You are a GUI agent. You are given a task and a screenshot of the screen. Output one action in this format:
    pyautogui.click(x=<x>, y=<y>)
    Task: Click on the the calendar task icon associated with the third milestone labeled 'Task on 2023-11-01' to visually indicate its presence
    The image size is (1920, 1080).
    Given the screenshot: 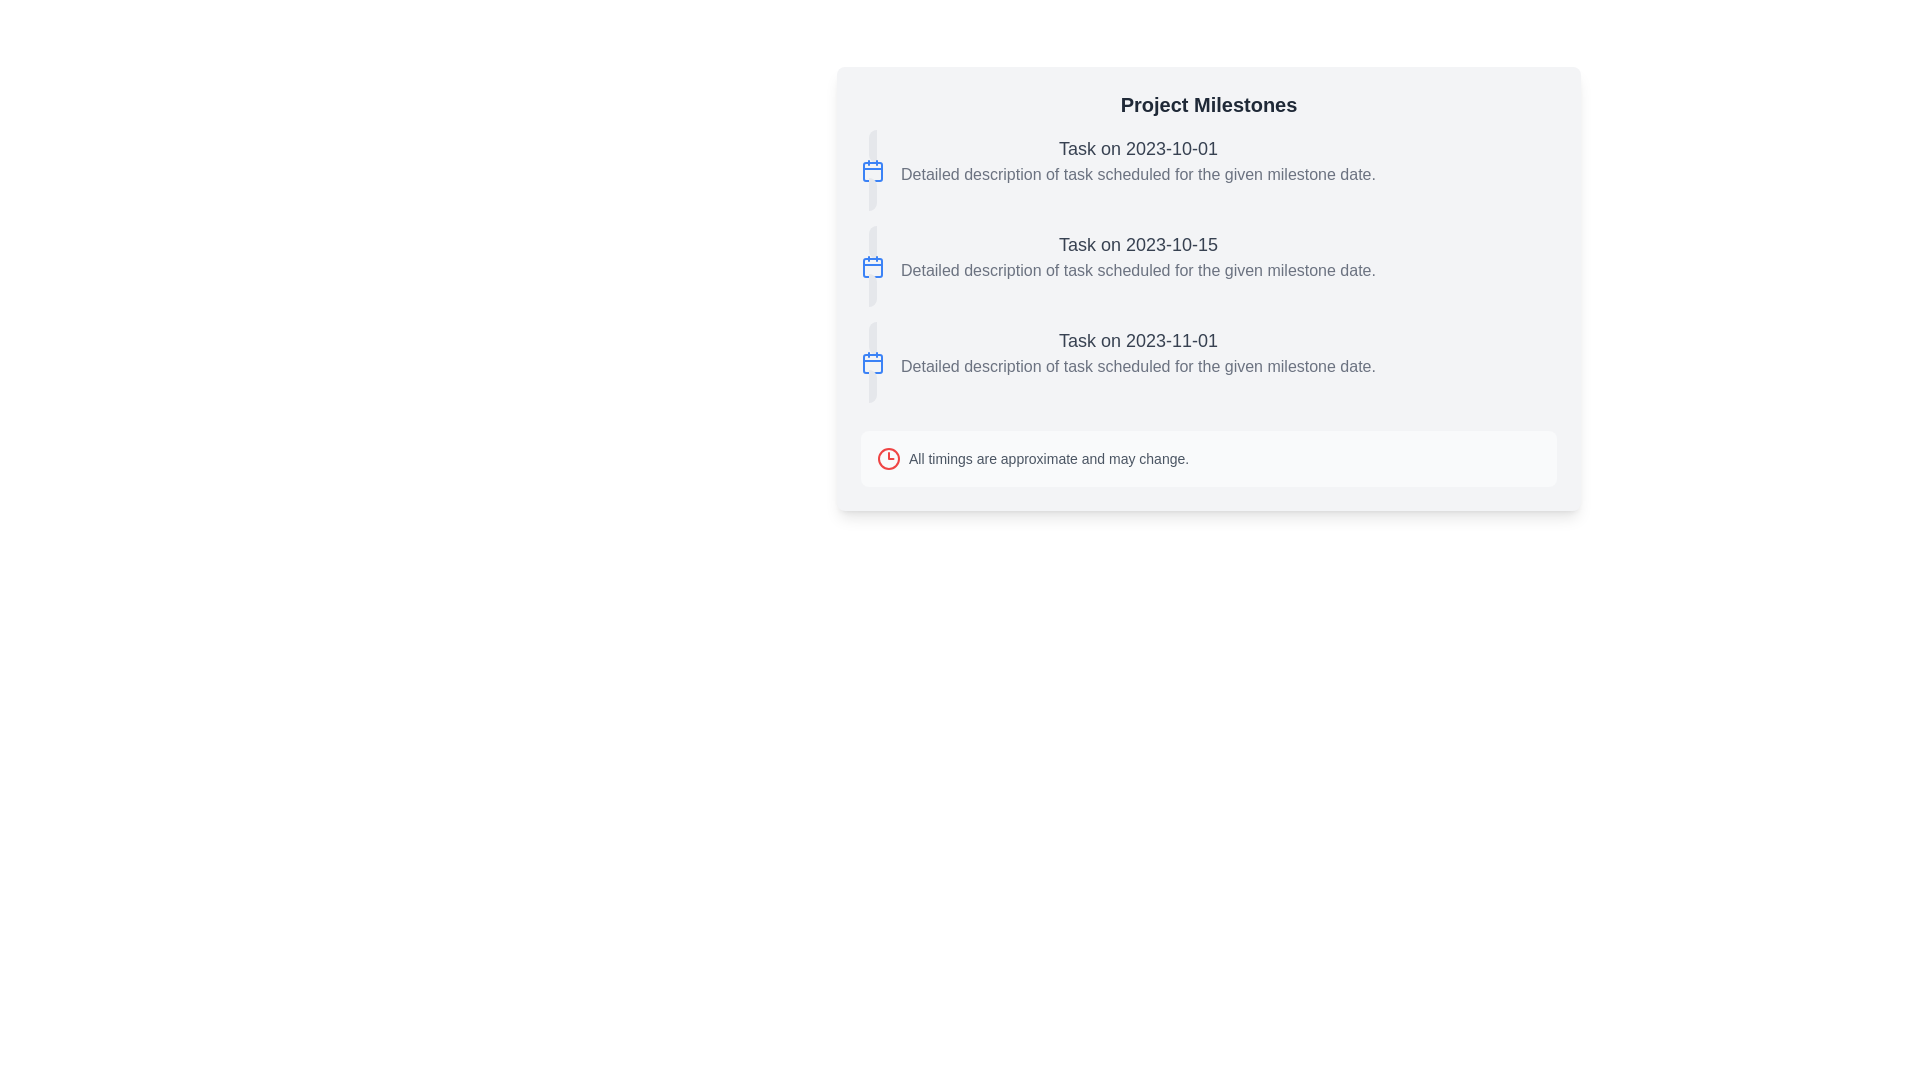 What is the action you would take?
    pyautogui.click(x=873, y=362)
    